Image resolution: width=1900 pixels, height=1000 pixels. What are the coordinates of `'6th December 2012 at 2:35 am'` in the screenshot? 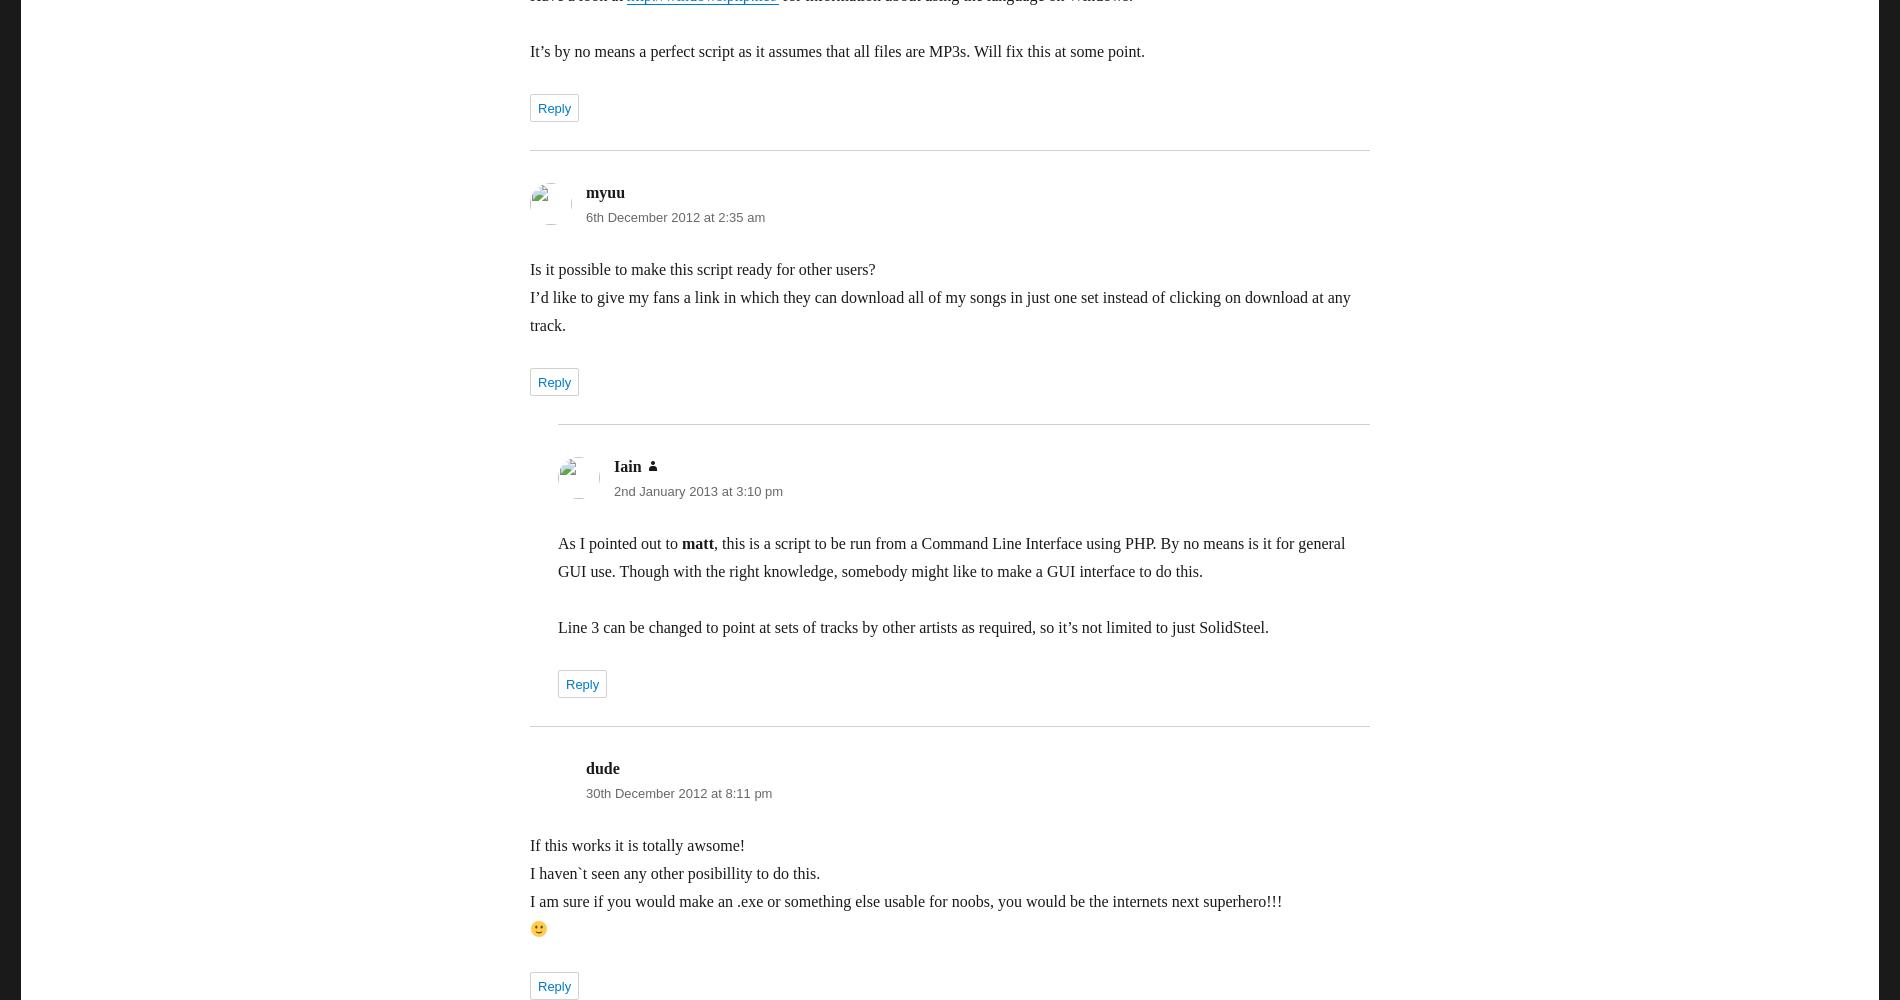 It's located at (675, 216).